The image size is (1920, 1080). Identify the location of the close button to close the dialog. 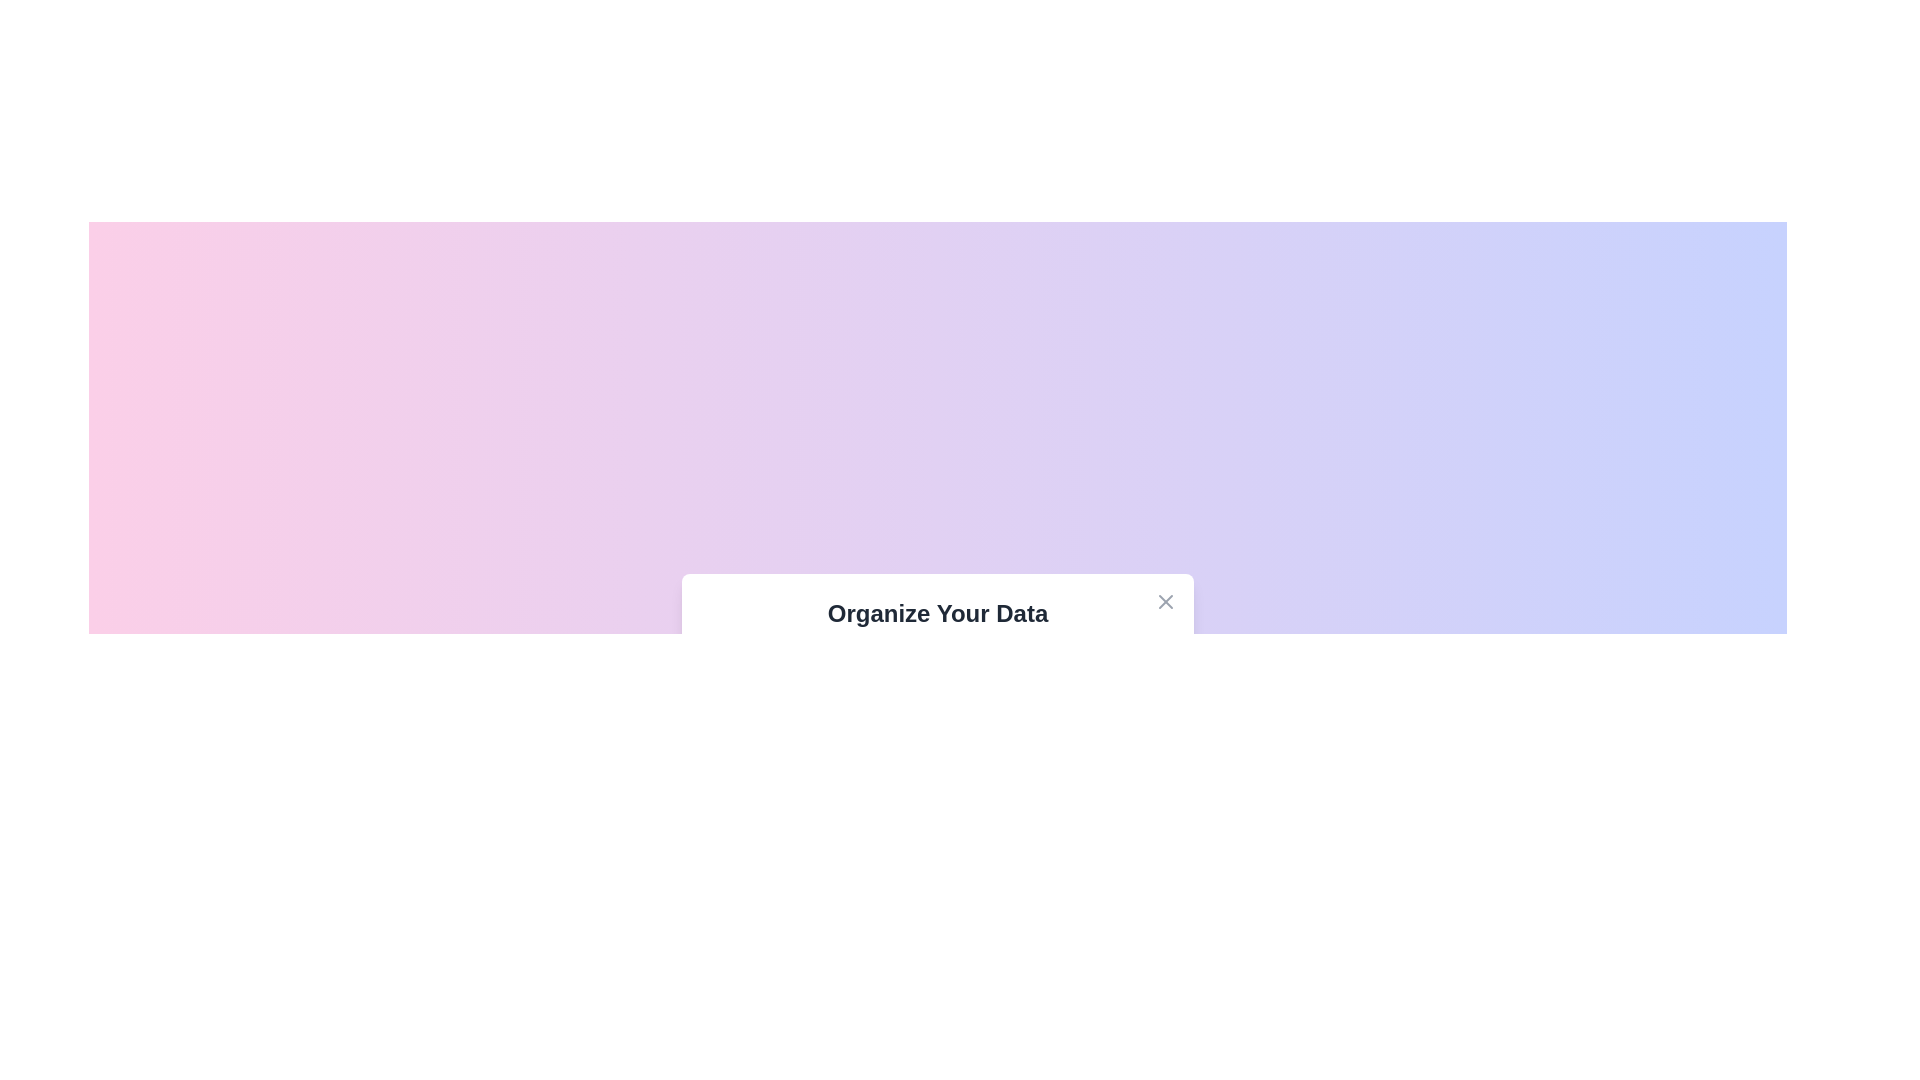
(1166, 600).